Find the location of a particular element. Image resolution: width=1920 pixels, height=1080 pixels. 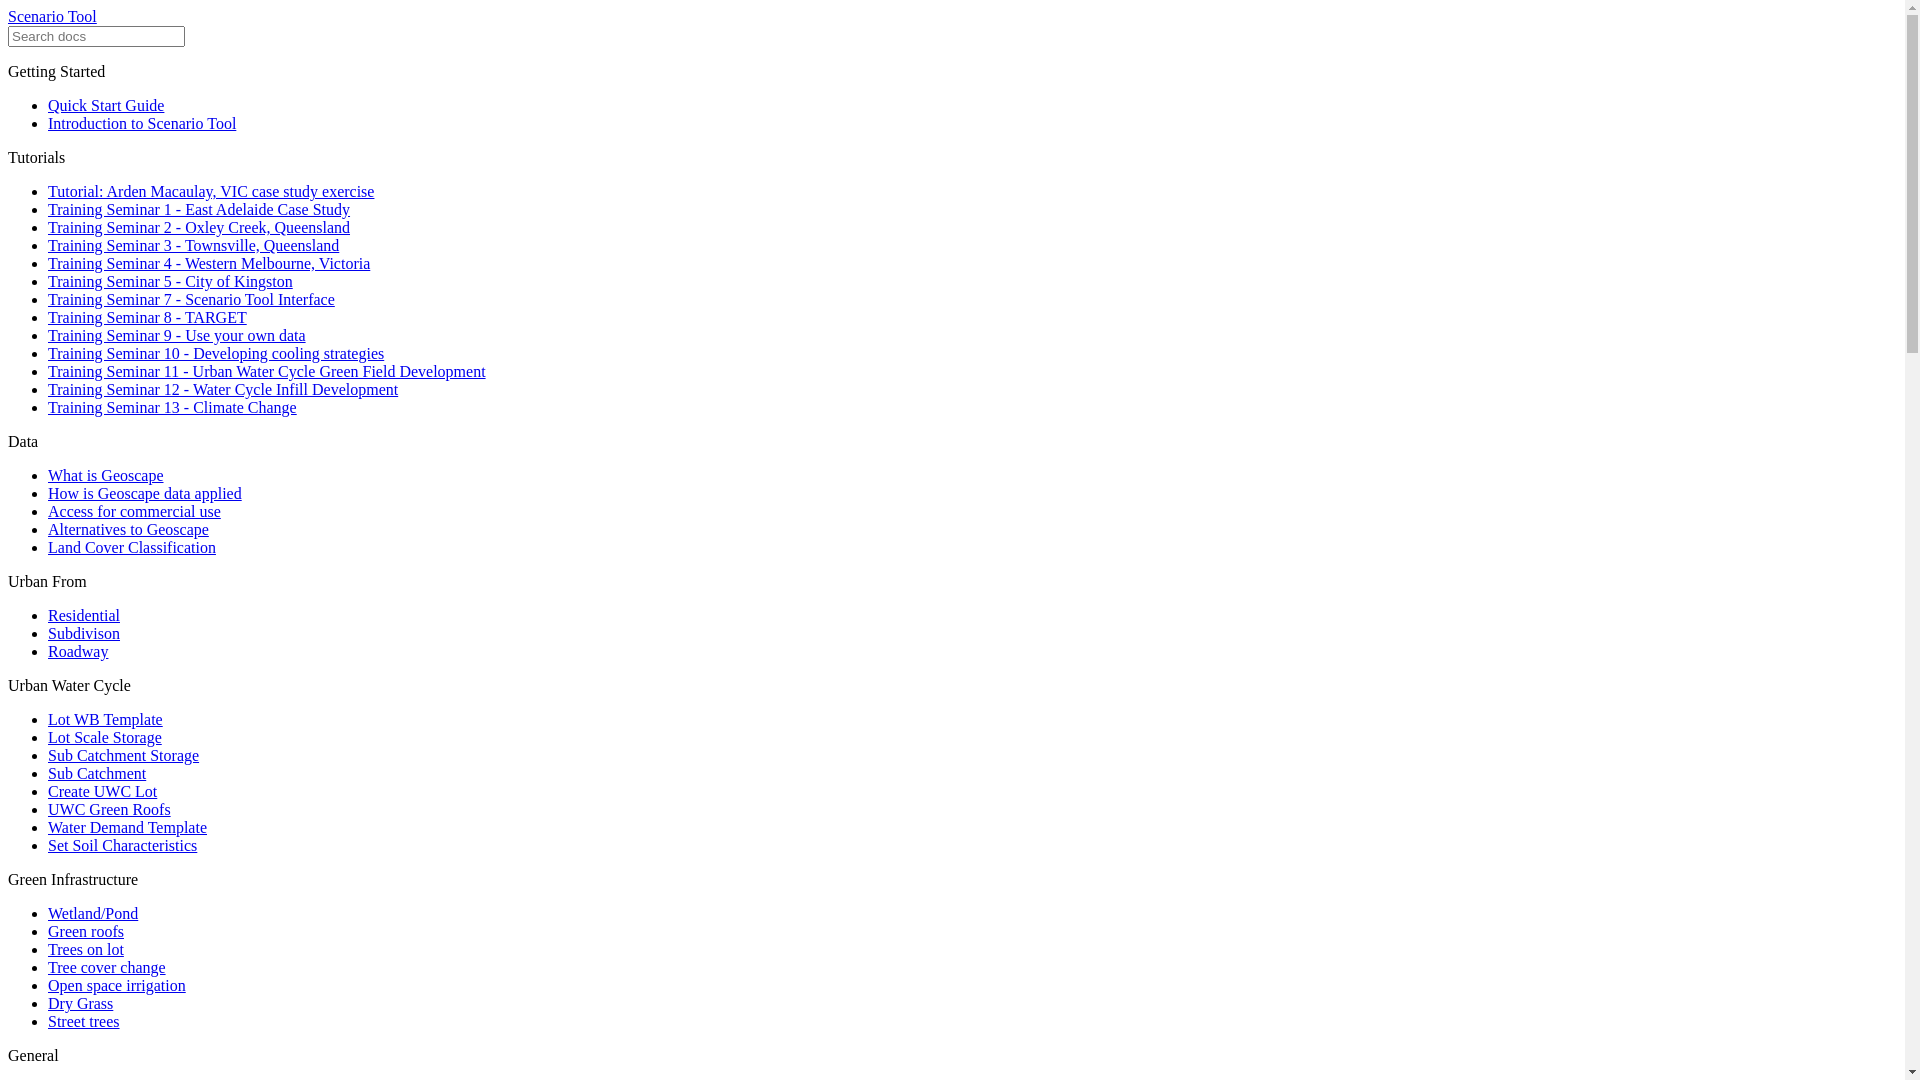

'Training Seminar 13 - Climate Change' is located at coordinates (172, 406).